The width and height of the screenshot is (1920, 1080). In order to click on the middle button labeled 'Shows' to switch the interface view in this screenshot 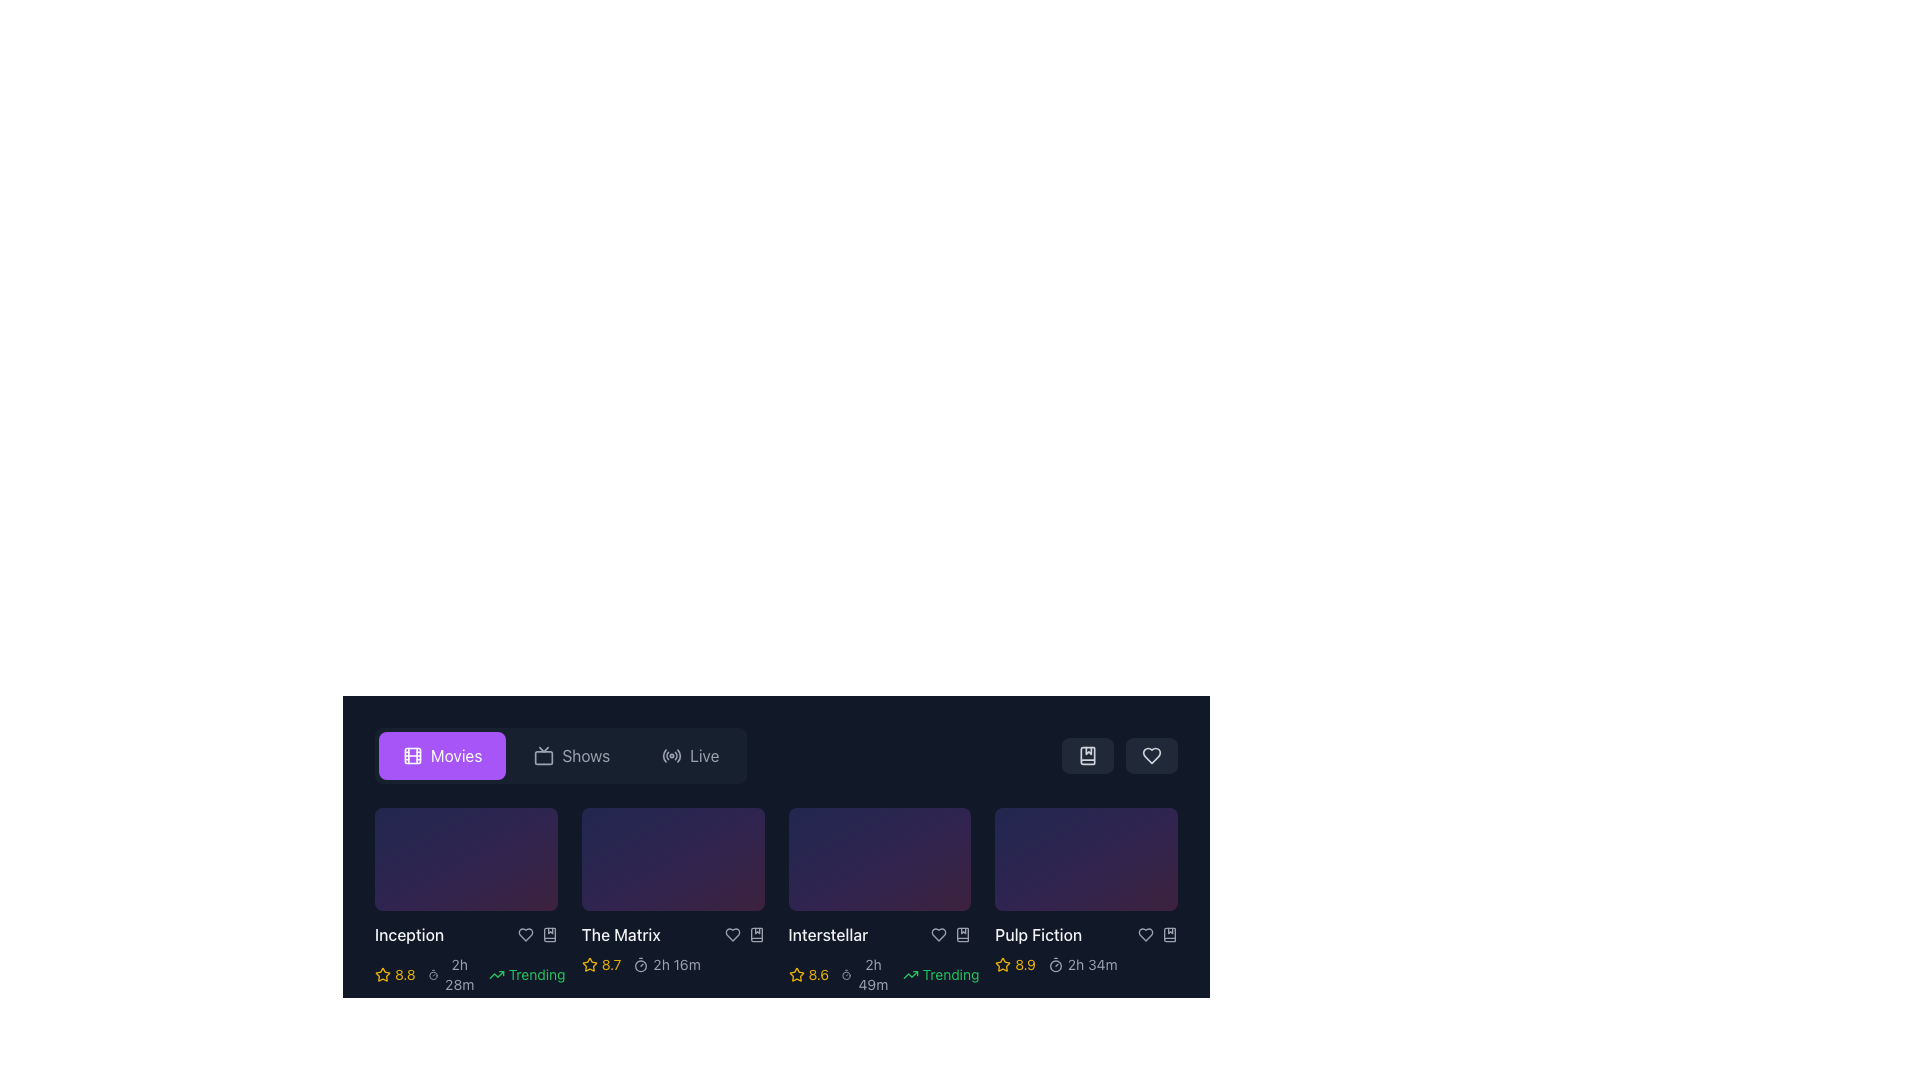, I will do `click(571, 756)`.